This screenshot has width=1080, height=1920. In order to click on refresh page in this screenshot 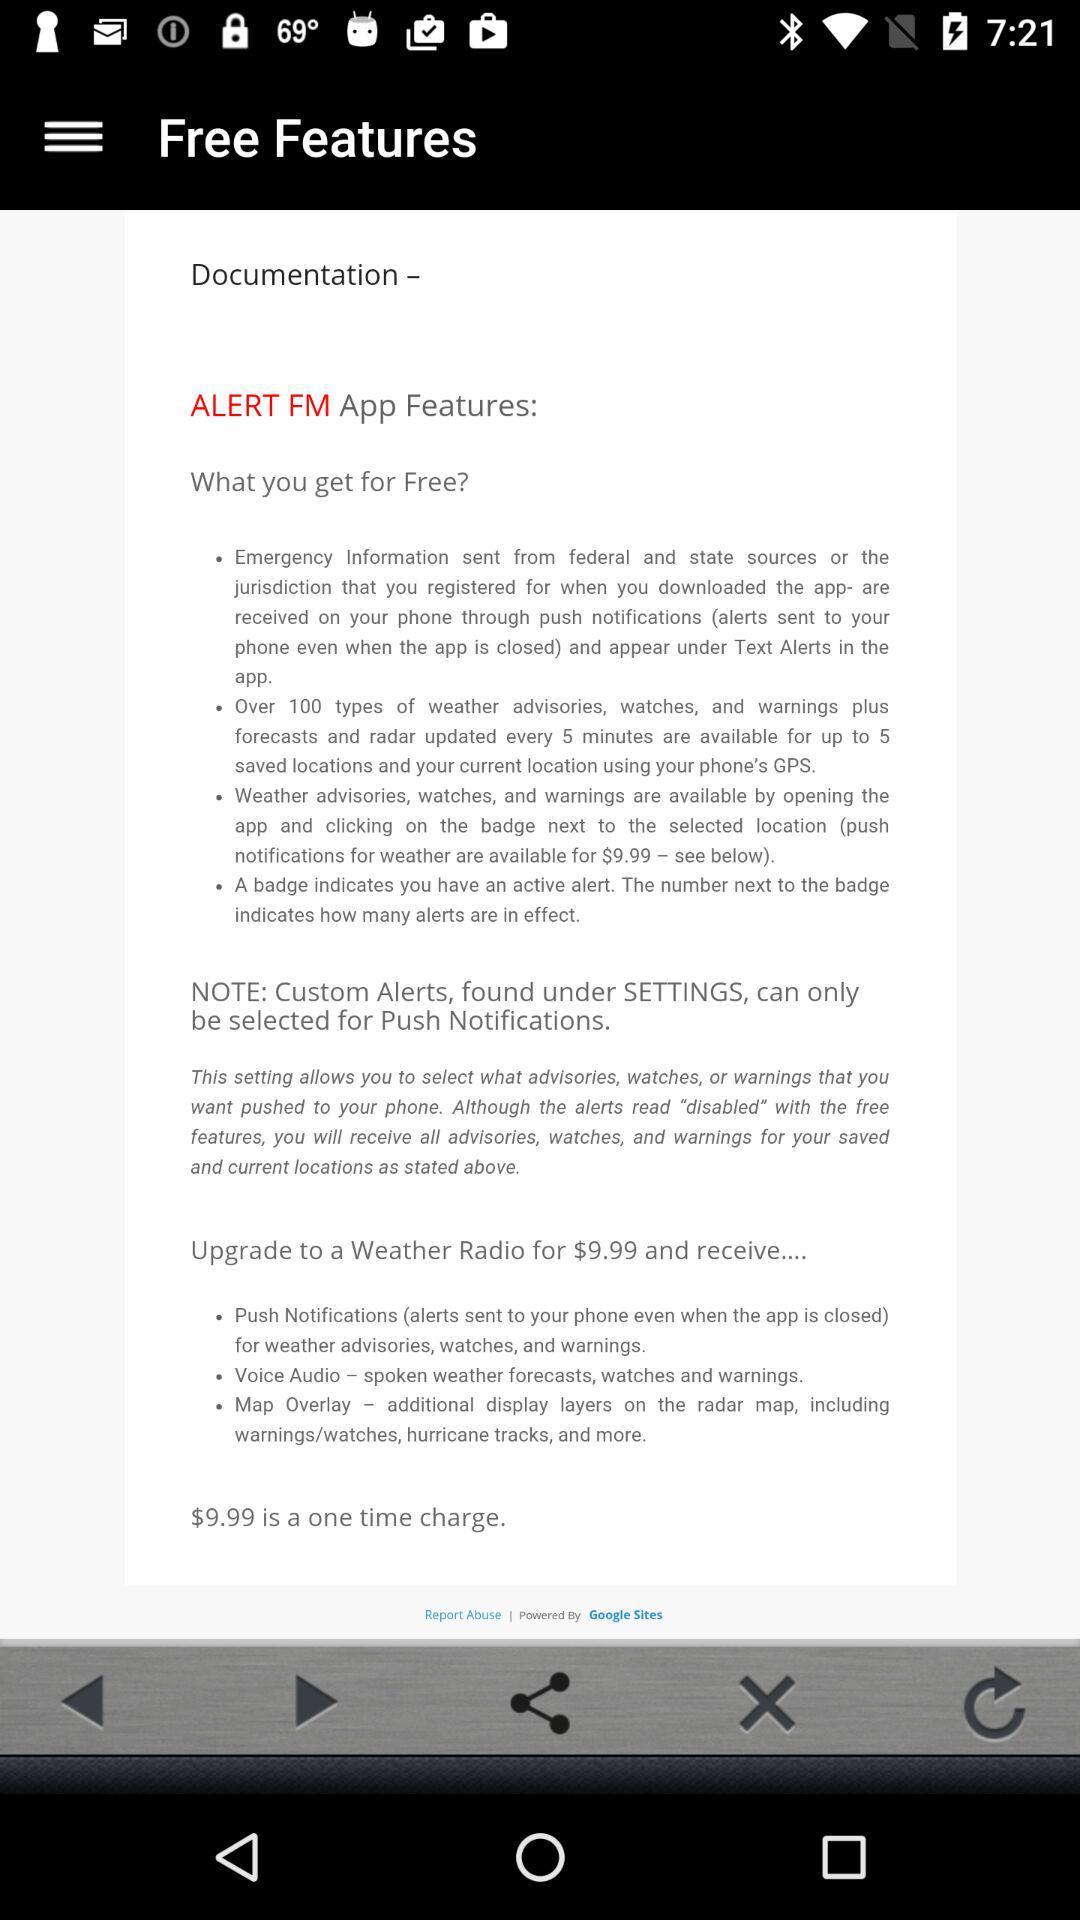, I will do `click(994, 1702)`.